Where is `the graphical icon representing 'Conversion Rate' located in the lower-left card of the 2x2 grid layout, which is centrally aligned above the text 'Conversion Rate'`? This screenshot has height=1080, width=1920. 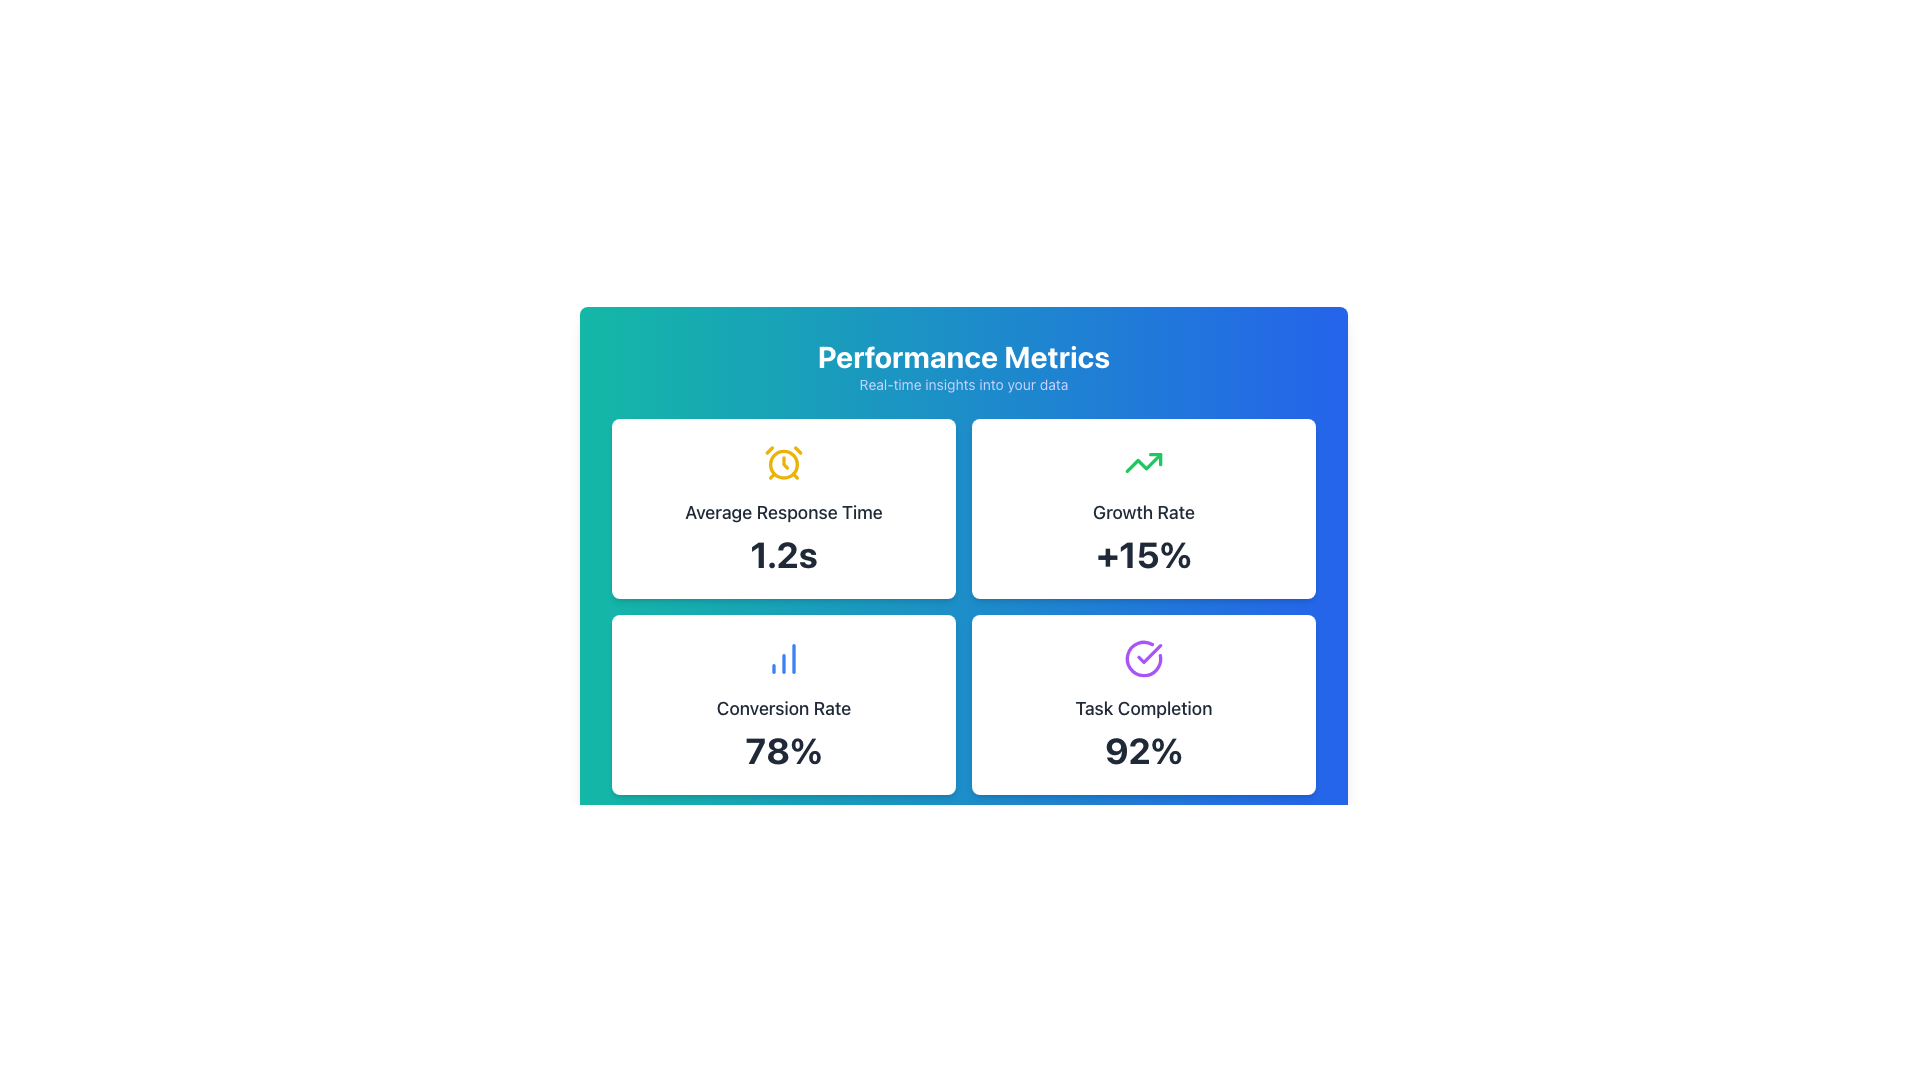
the graphical icon representing 'Conversion Rate' located in the lower-left card of the 2x2 grid layout, which is centrally aligned above the text 'Conversion Rate' is located at coordinates (782, 659).